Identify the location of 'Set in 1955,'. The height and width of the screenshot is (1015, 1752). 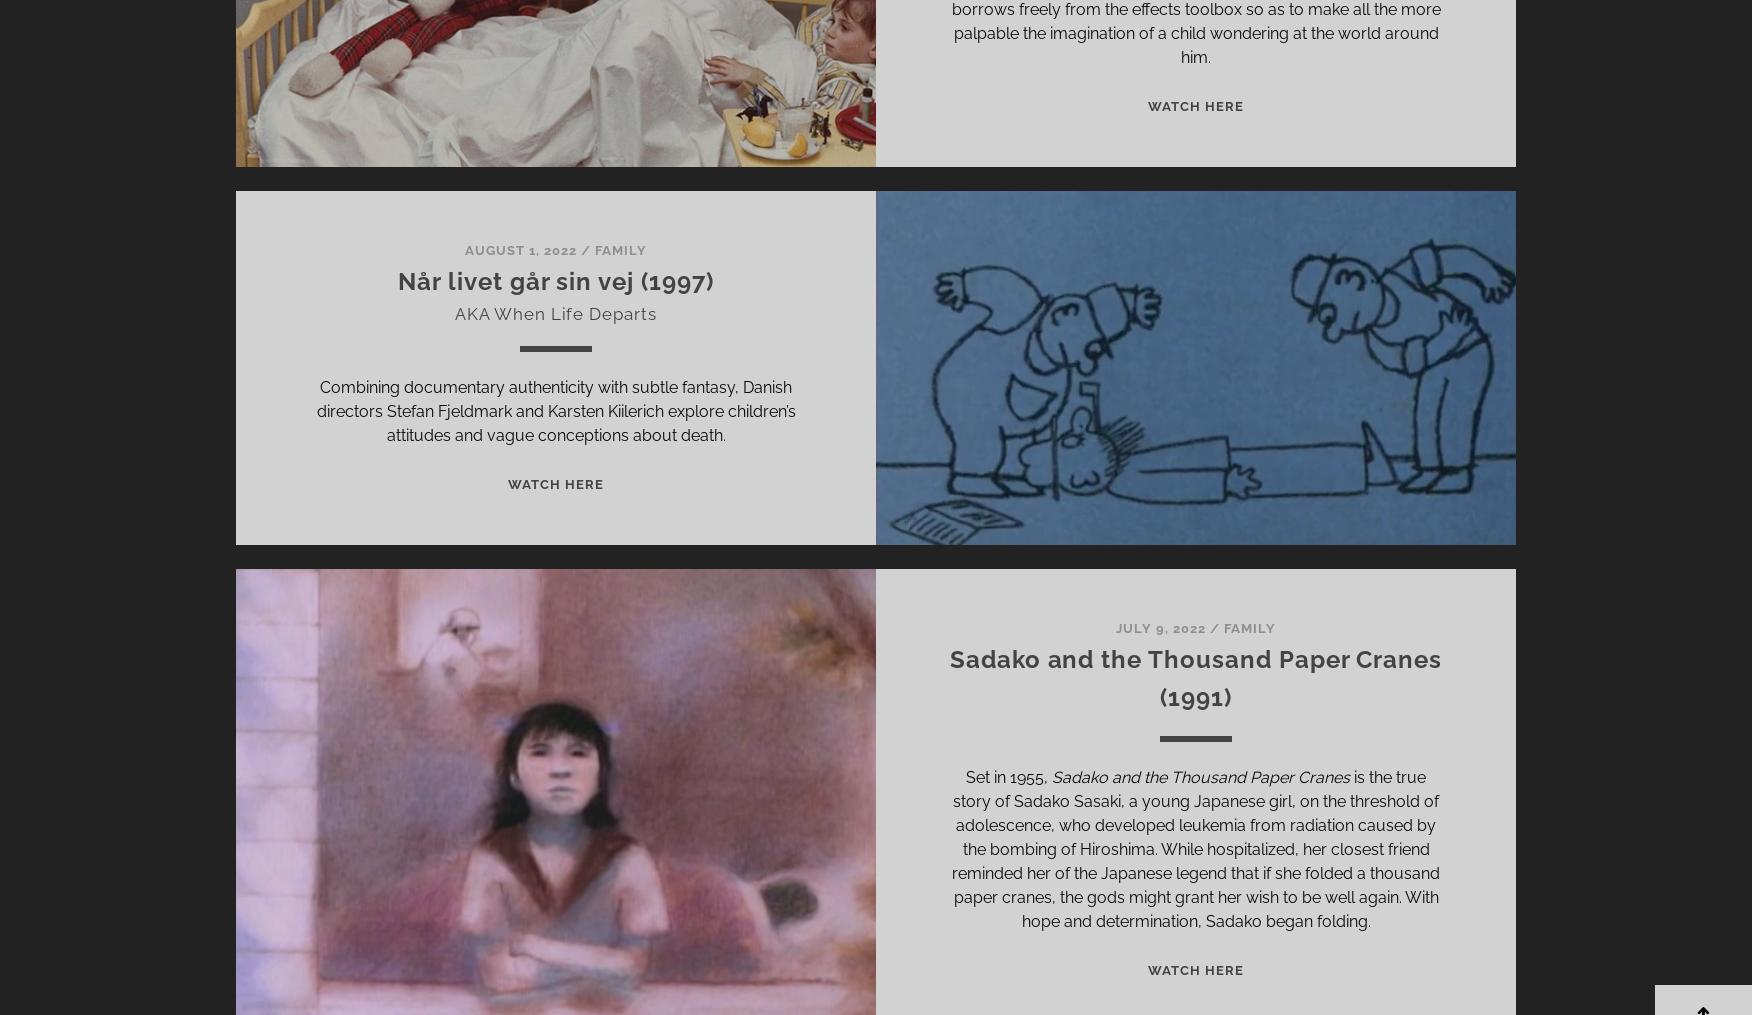
(1007, 775).